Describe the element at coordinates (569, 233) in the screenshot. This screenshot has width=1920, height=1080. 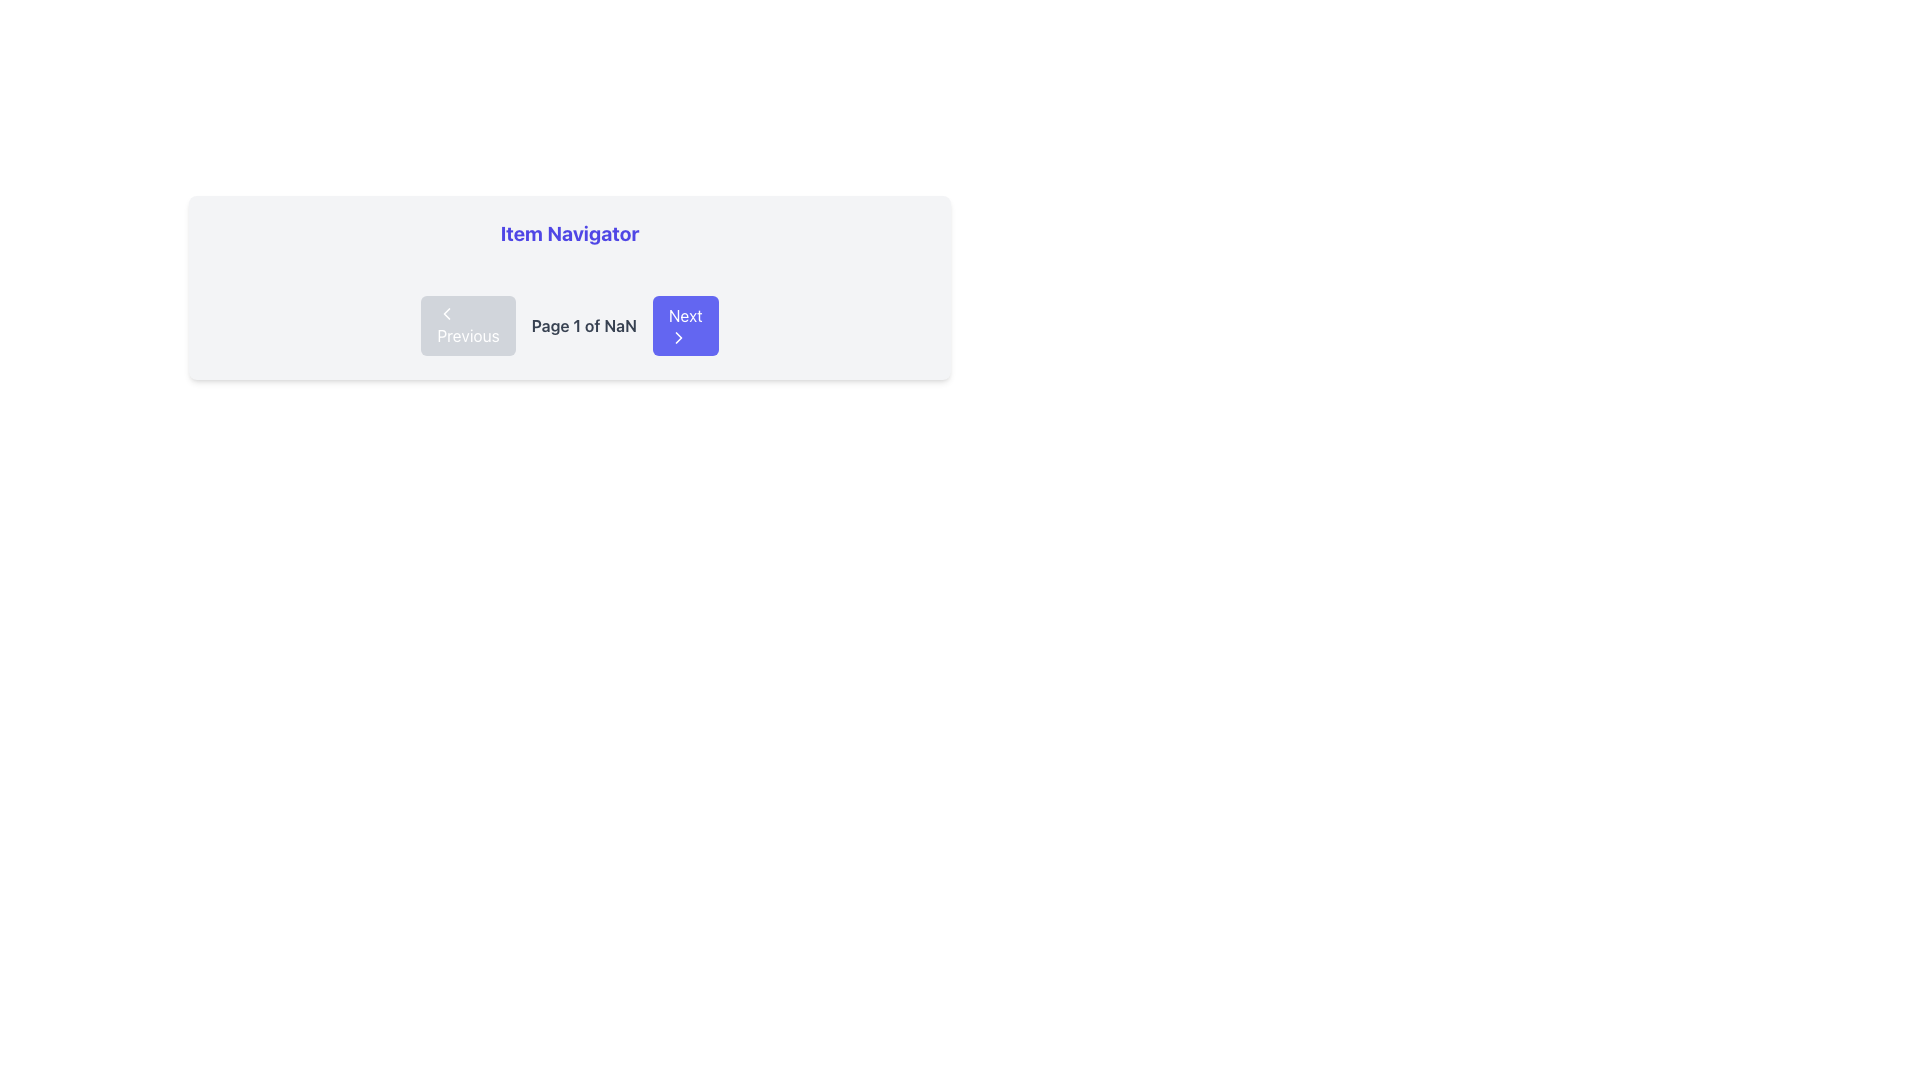
I see `the static heading label located at the center-top of the navigation area, which provides context to the user about this UI section` at that location.